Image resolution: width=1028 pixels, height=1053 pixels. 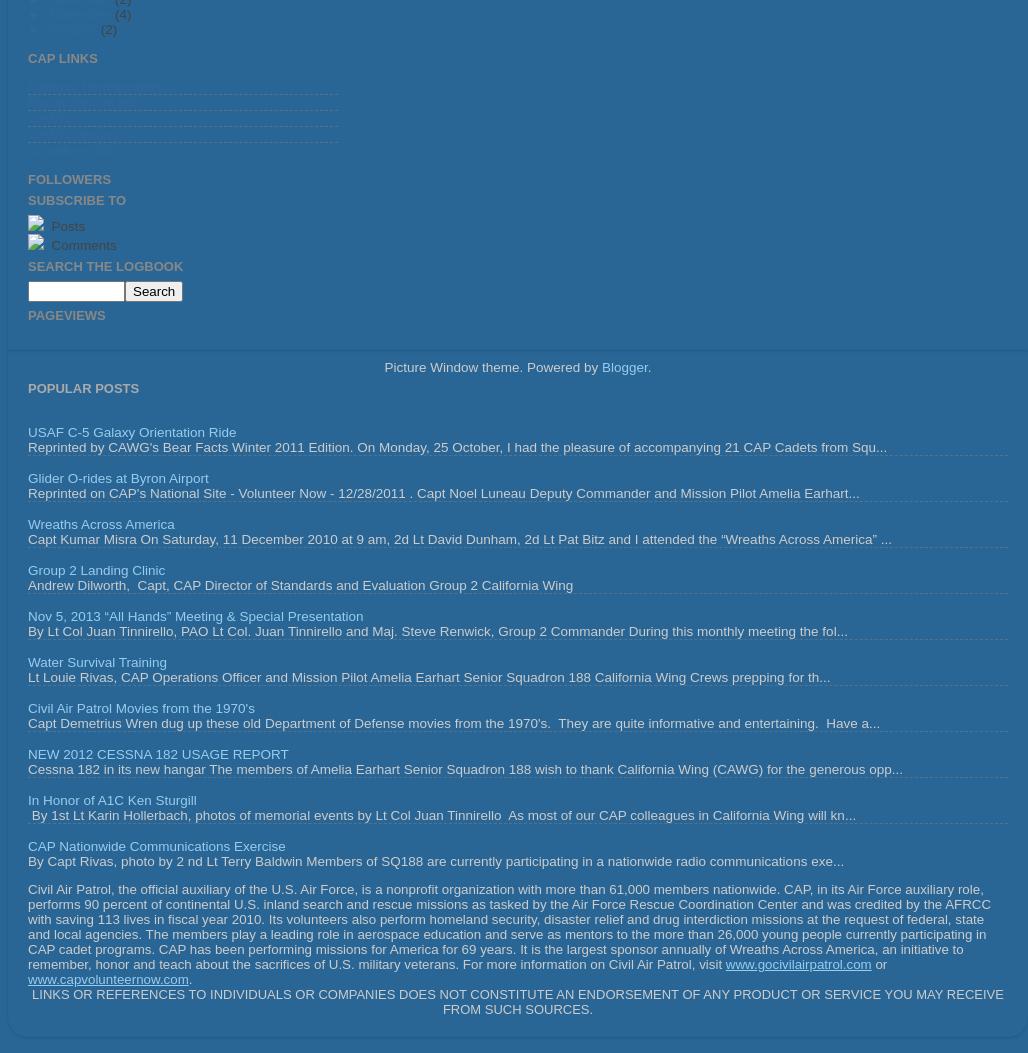 I want to click on 'Posts', so click(x=64, y=225).